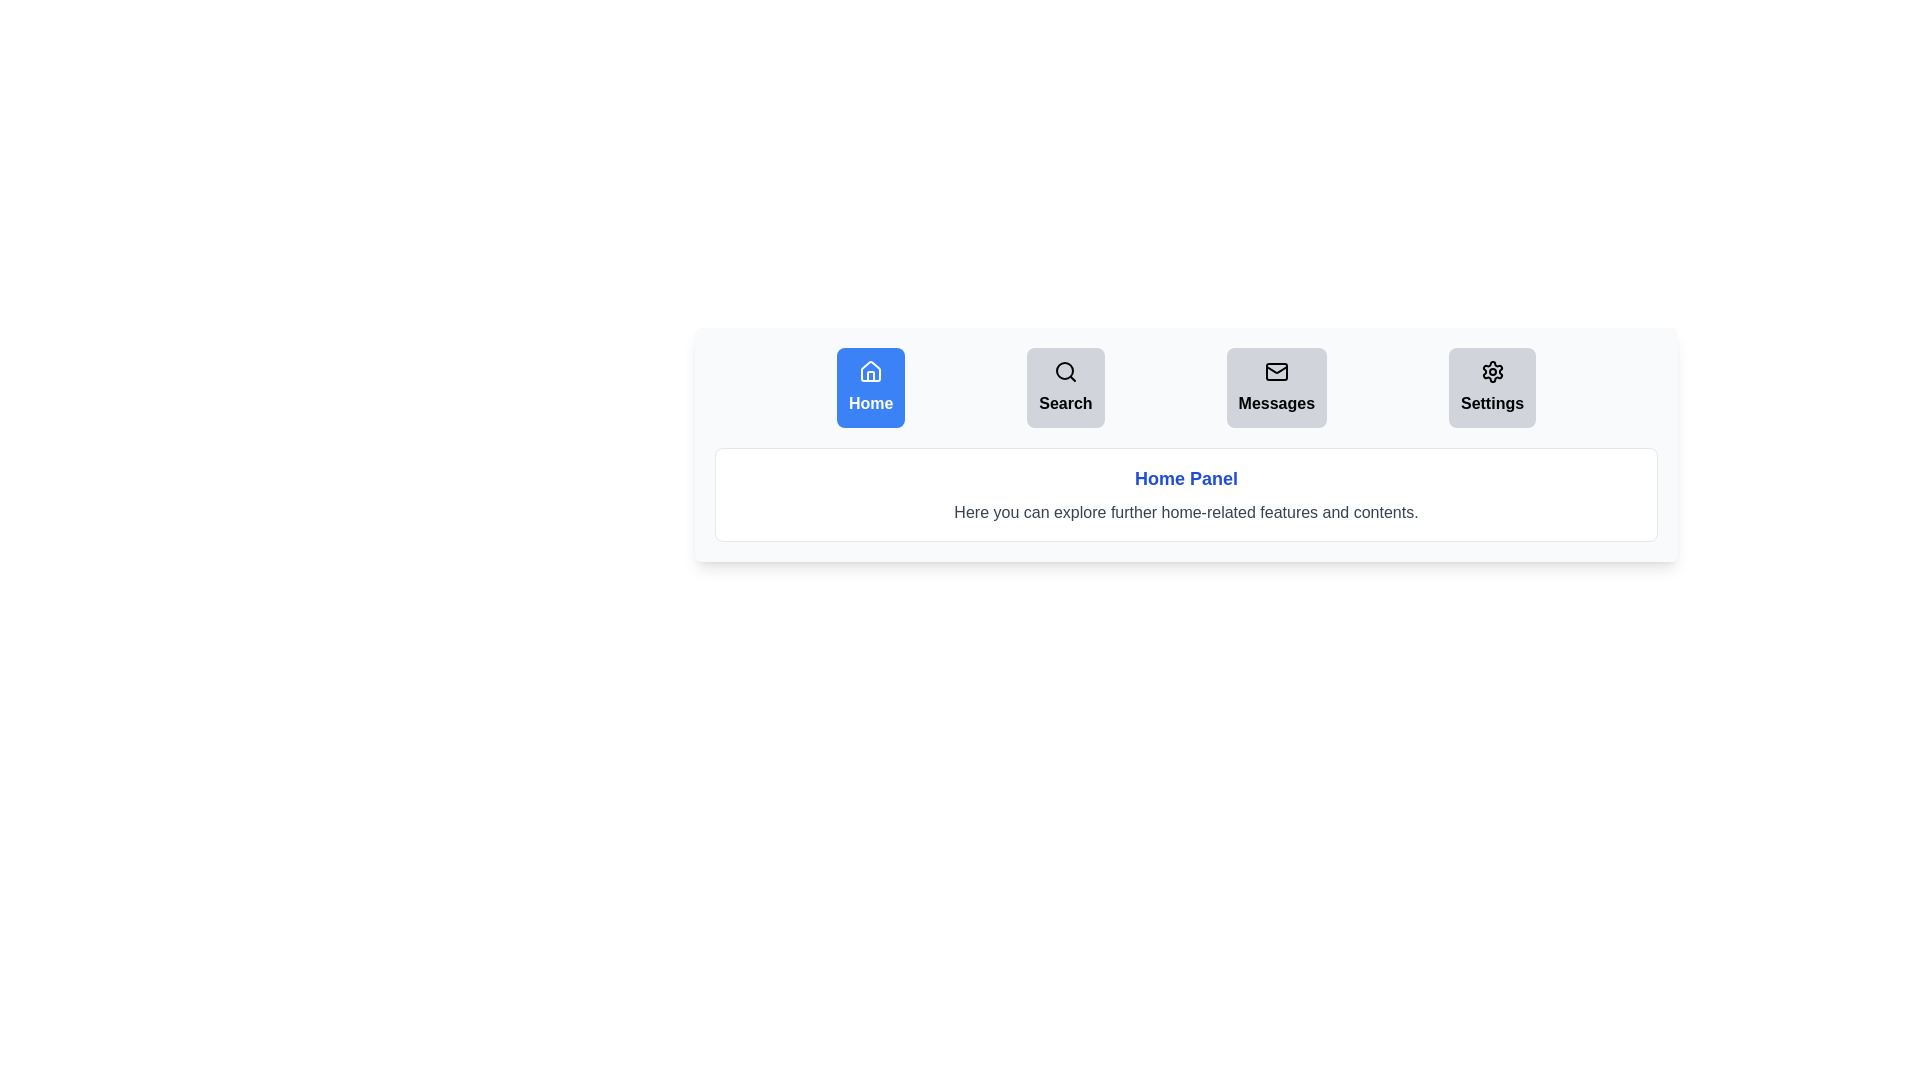 The height and width of the screenshot is (1080, 1920). Describe the element at coordinates (871, 371) in the screenshot. I see `the 'Home' SVG icon located at the center of the 'Home' button to activate the tooltip or focus state` at that location.